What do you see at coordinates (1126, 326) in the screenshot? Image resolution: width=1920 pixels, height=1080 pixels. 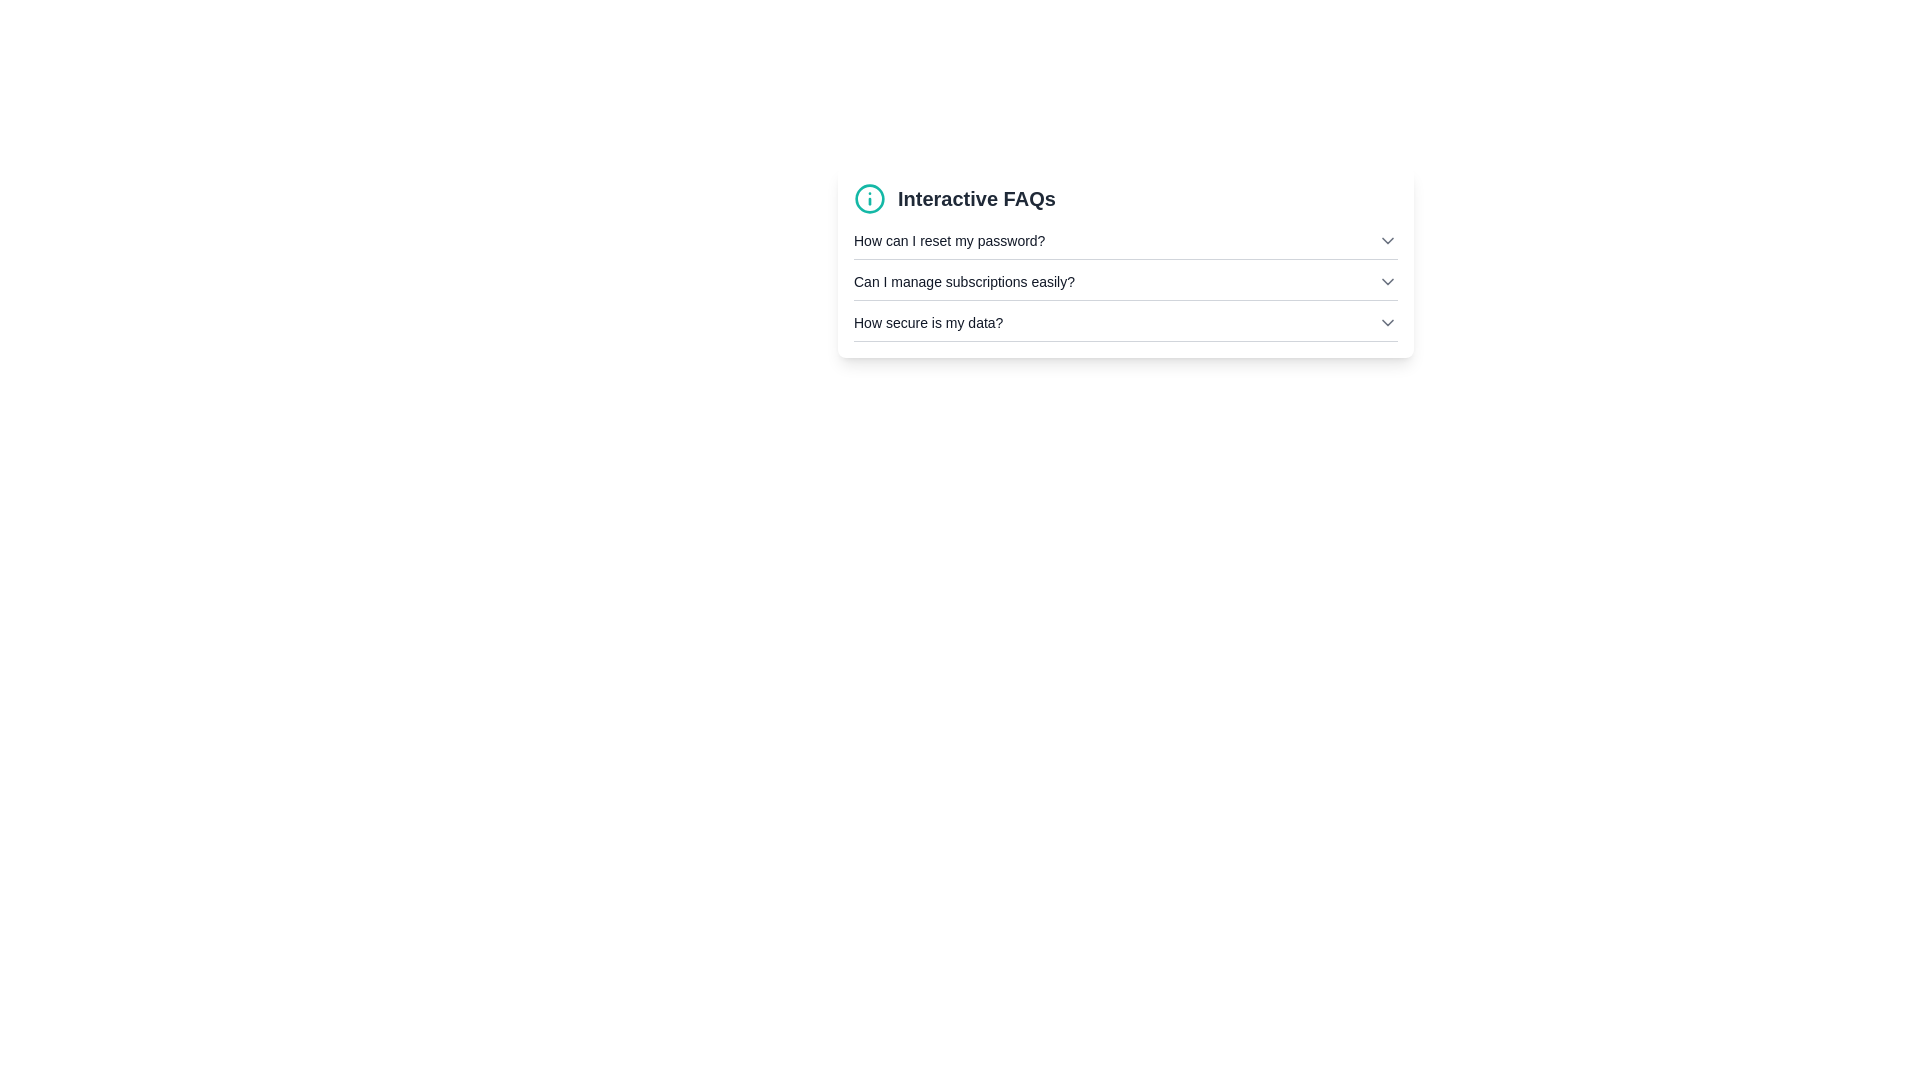 I see `the third Collapsible FAQ list item` at bounding box center [1126, 326].